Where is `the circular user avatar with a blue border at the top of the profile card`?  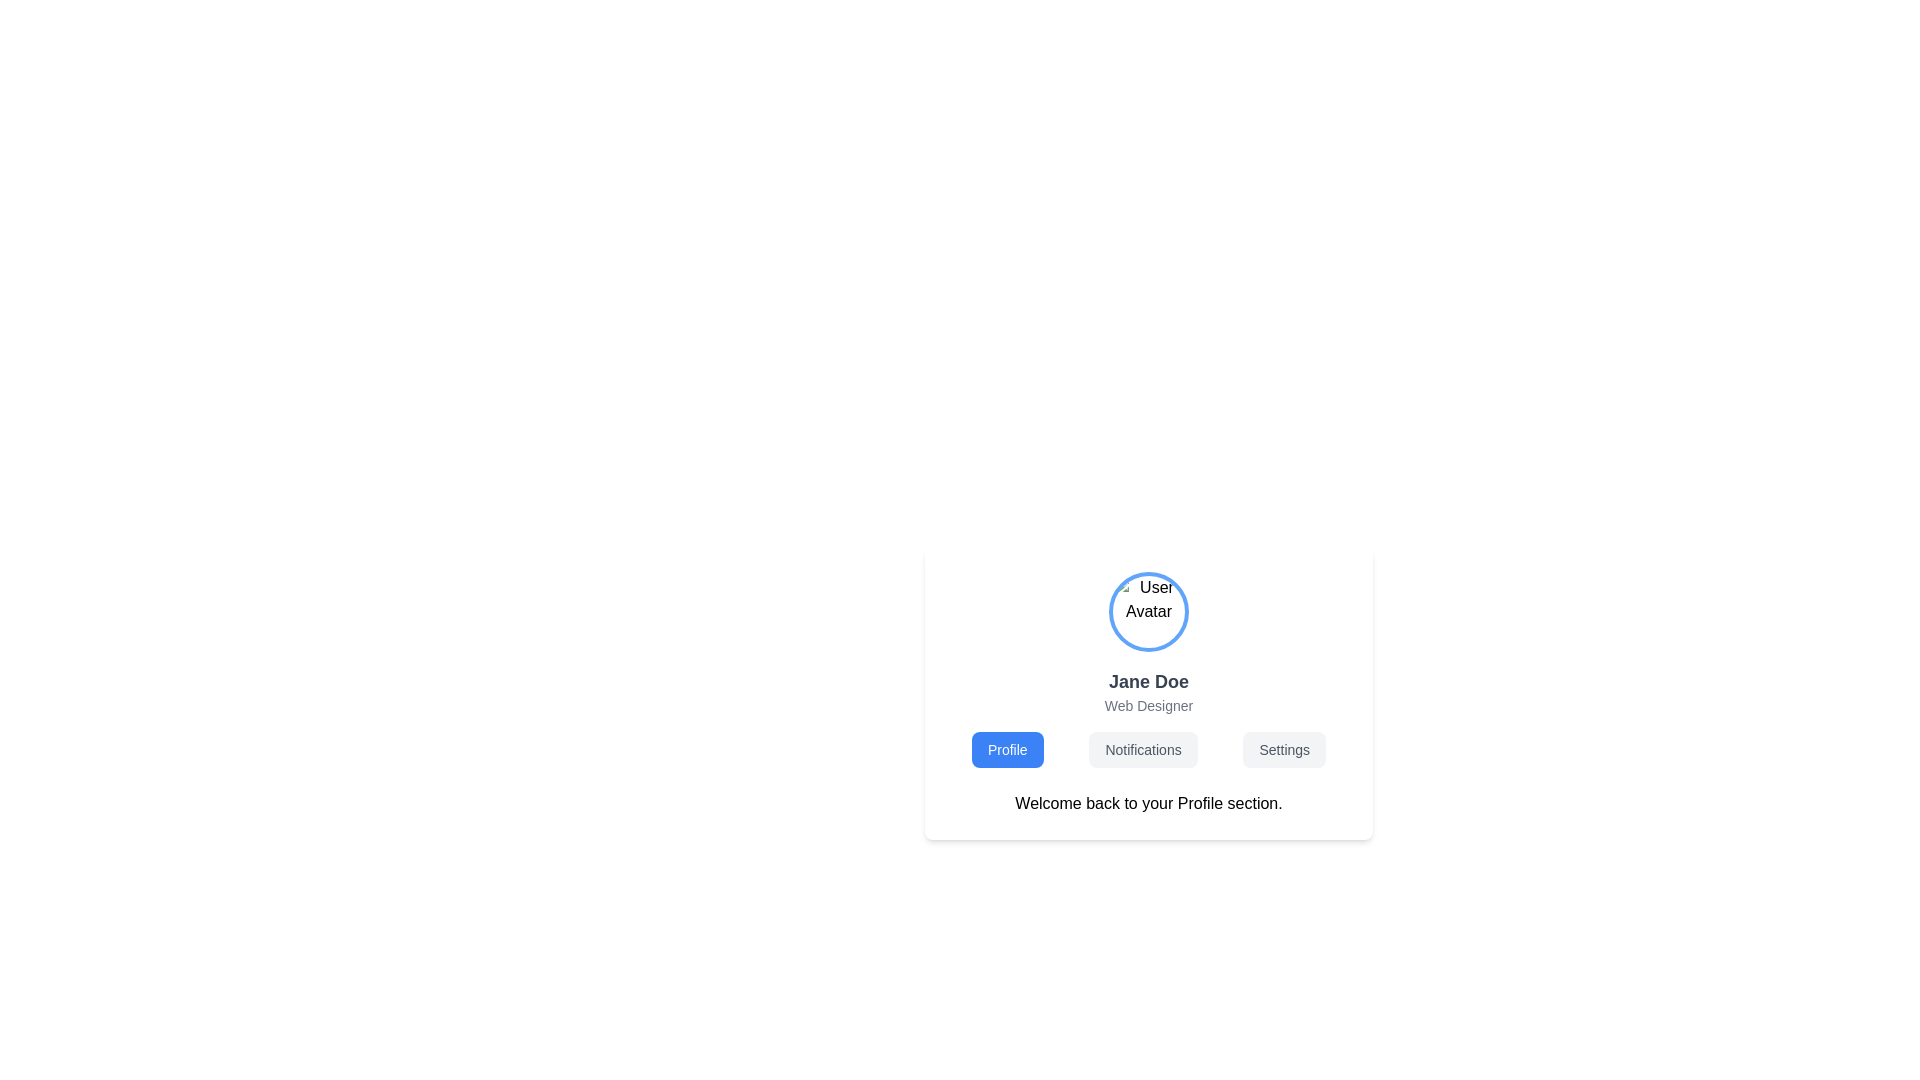
the circular user avatar with a blue border at the top of the profile card is located at coordinates (1148, 611).